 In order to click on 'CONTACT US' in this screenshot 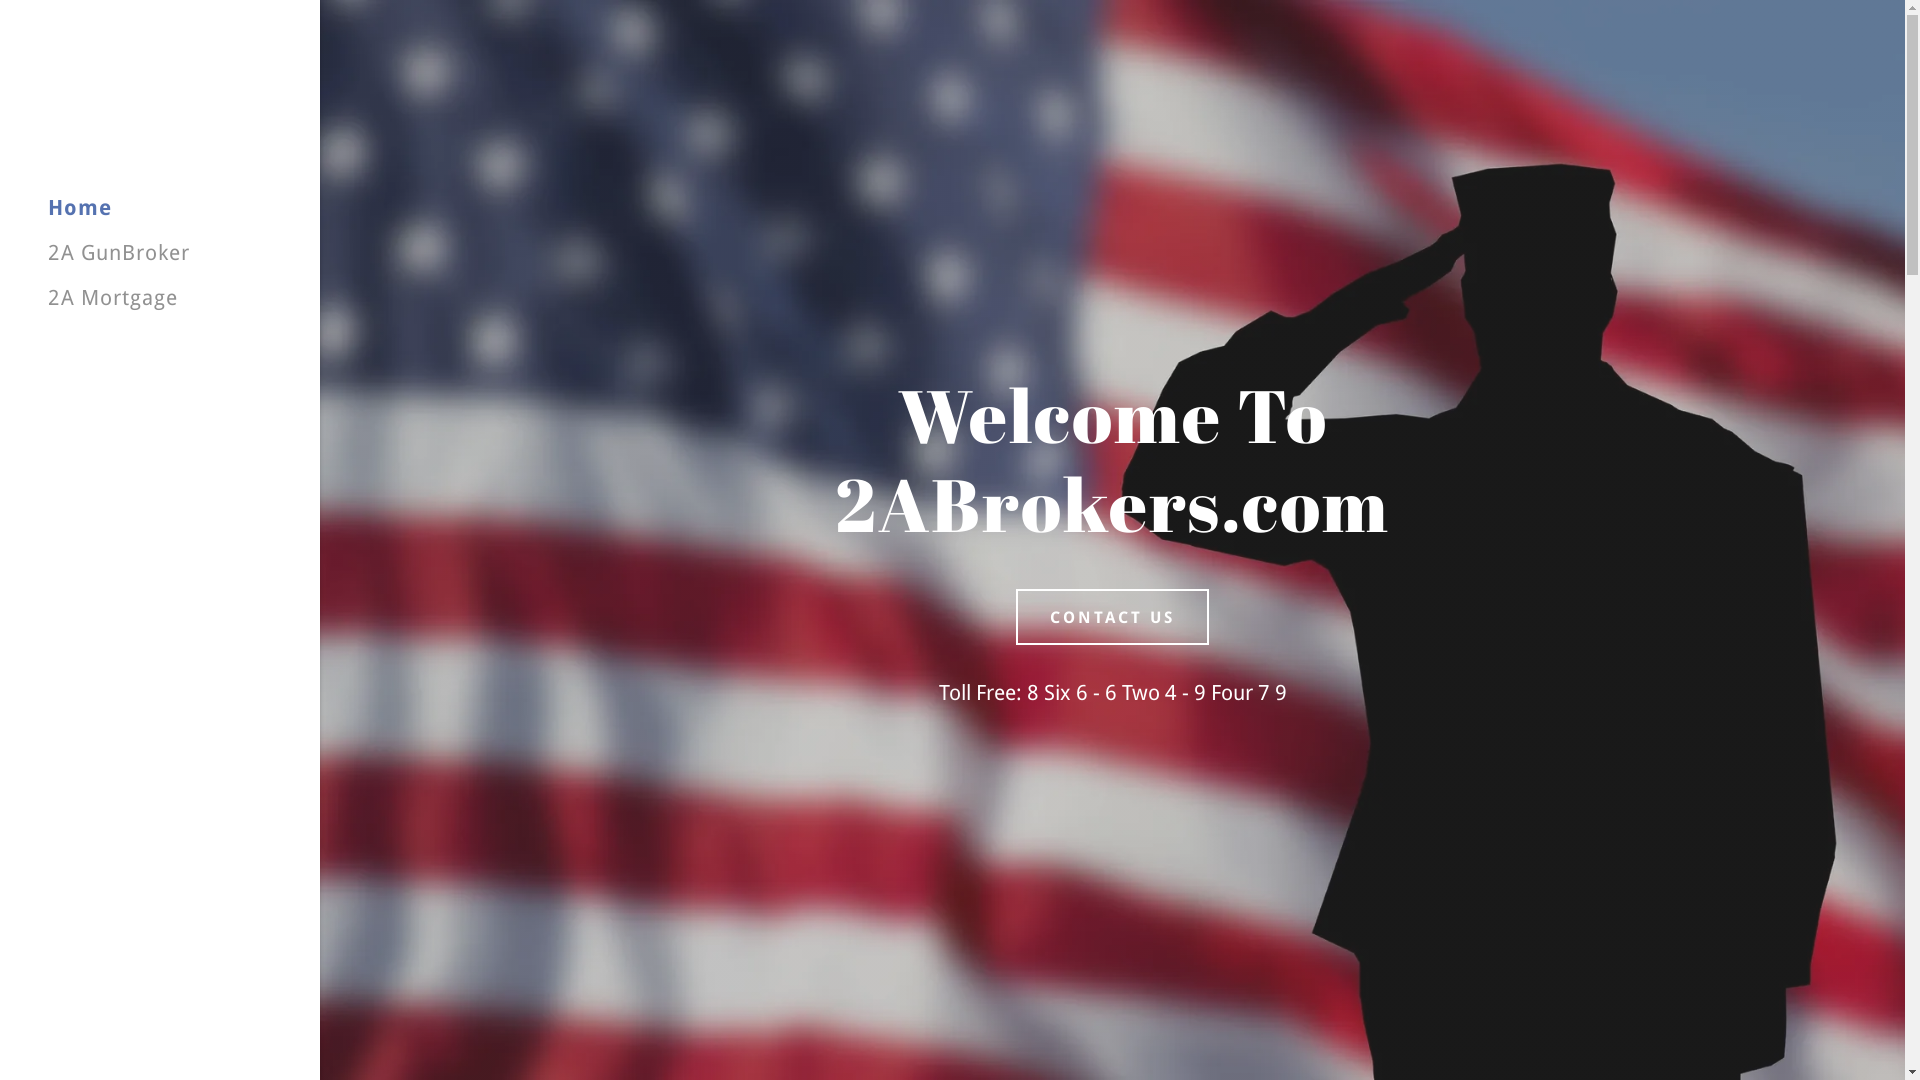, I will do `click(1016, 616)`.